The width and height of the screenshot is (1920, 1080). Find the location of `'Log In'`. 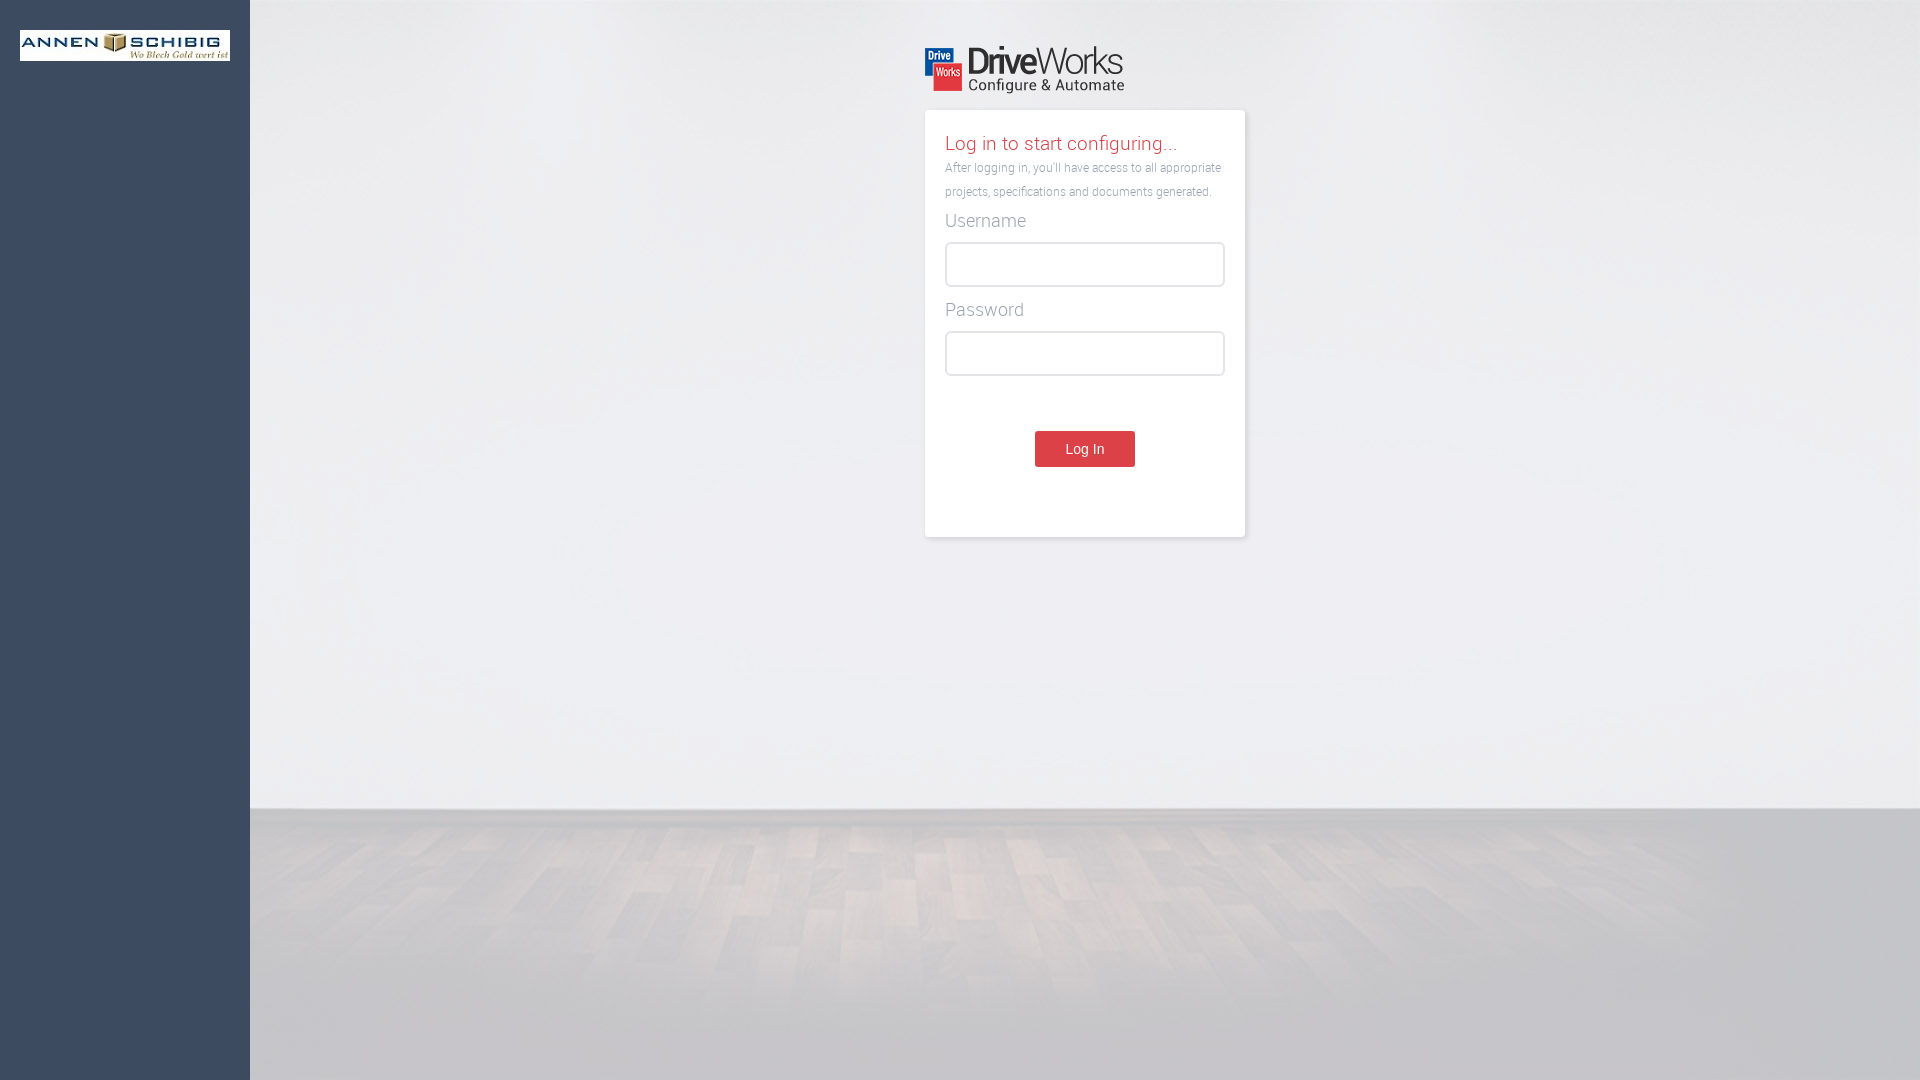

'Log In' is located at coordinates (1035, 447).